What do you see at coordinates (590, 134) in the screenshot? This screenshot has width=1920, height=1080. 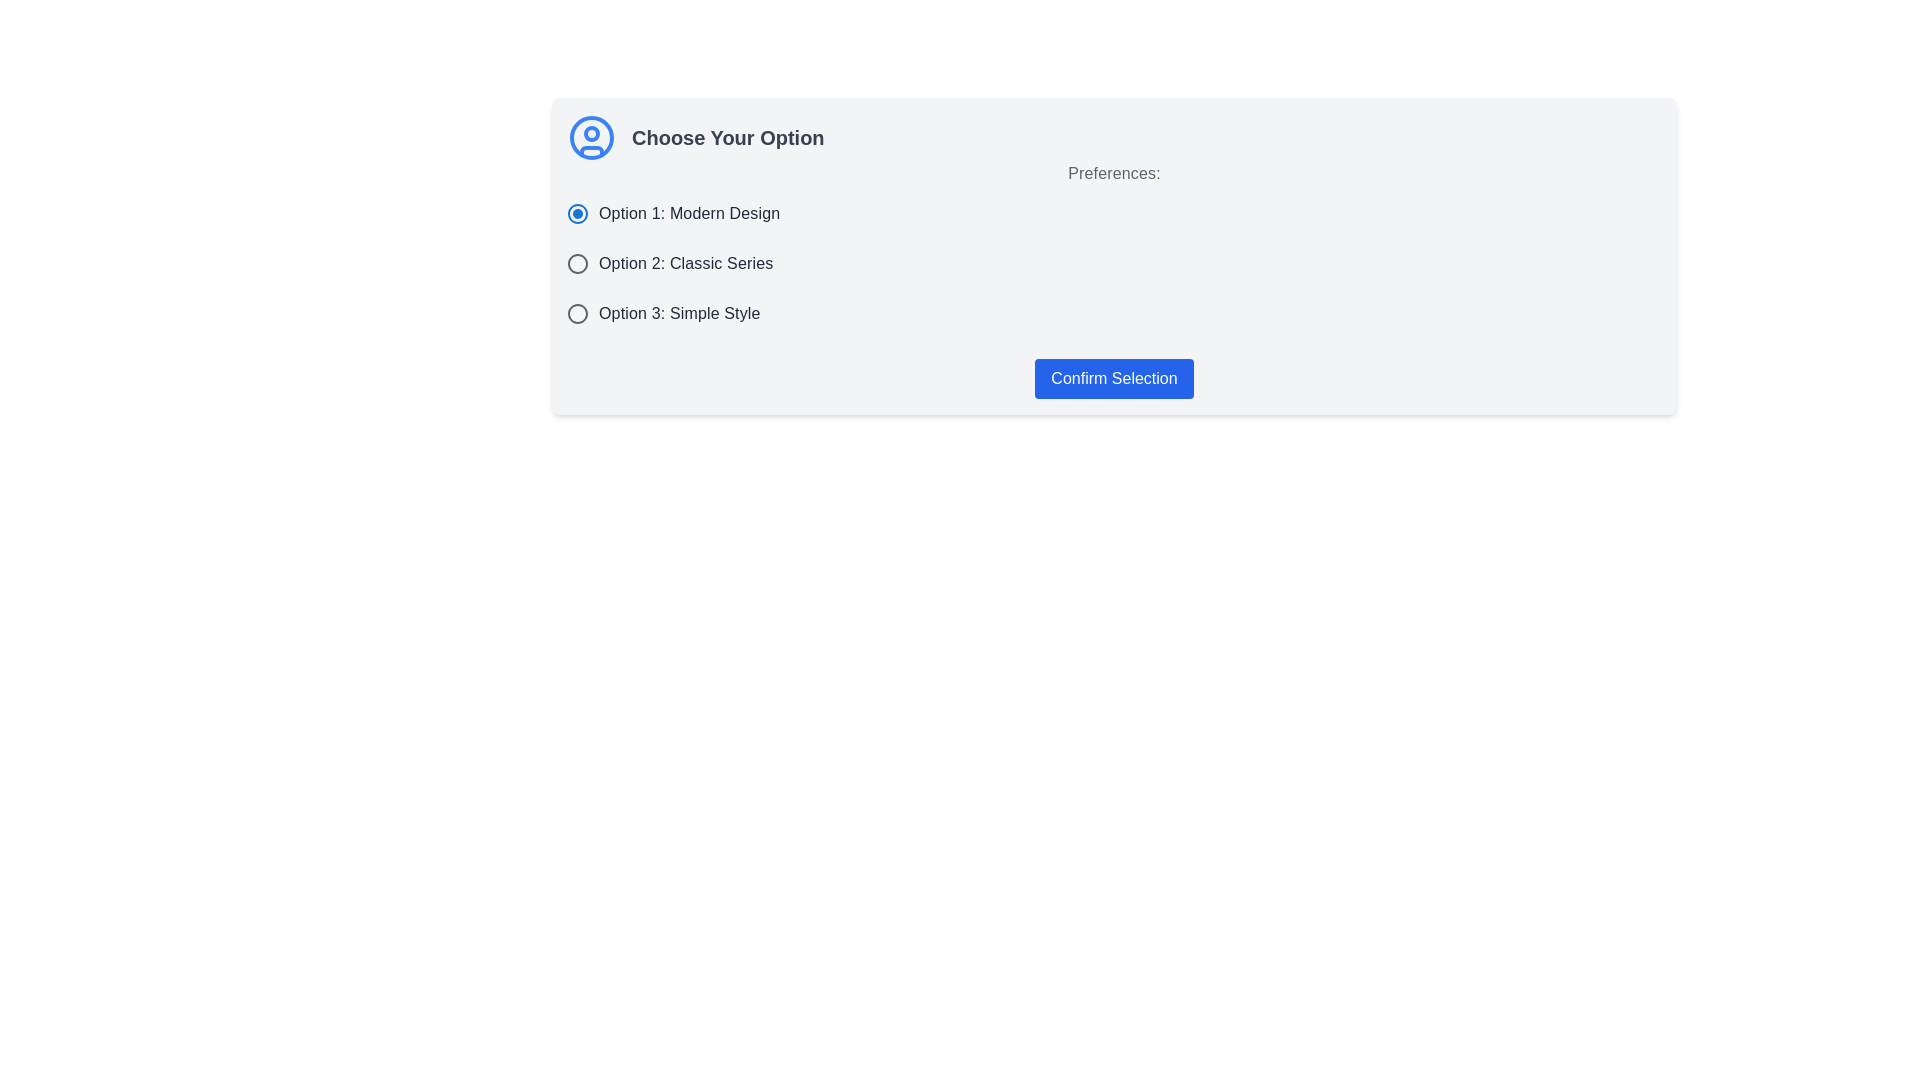 I see `the smaller circle that represents the head in the user profile icon, located slightly above the center of a larger circular icon on the left side of the section titled 'Choose Your Option'` at bounding box center [590, 134].